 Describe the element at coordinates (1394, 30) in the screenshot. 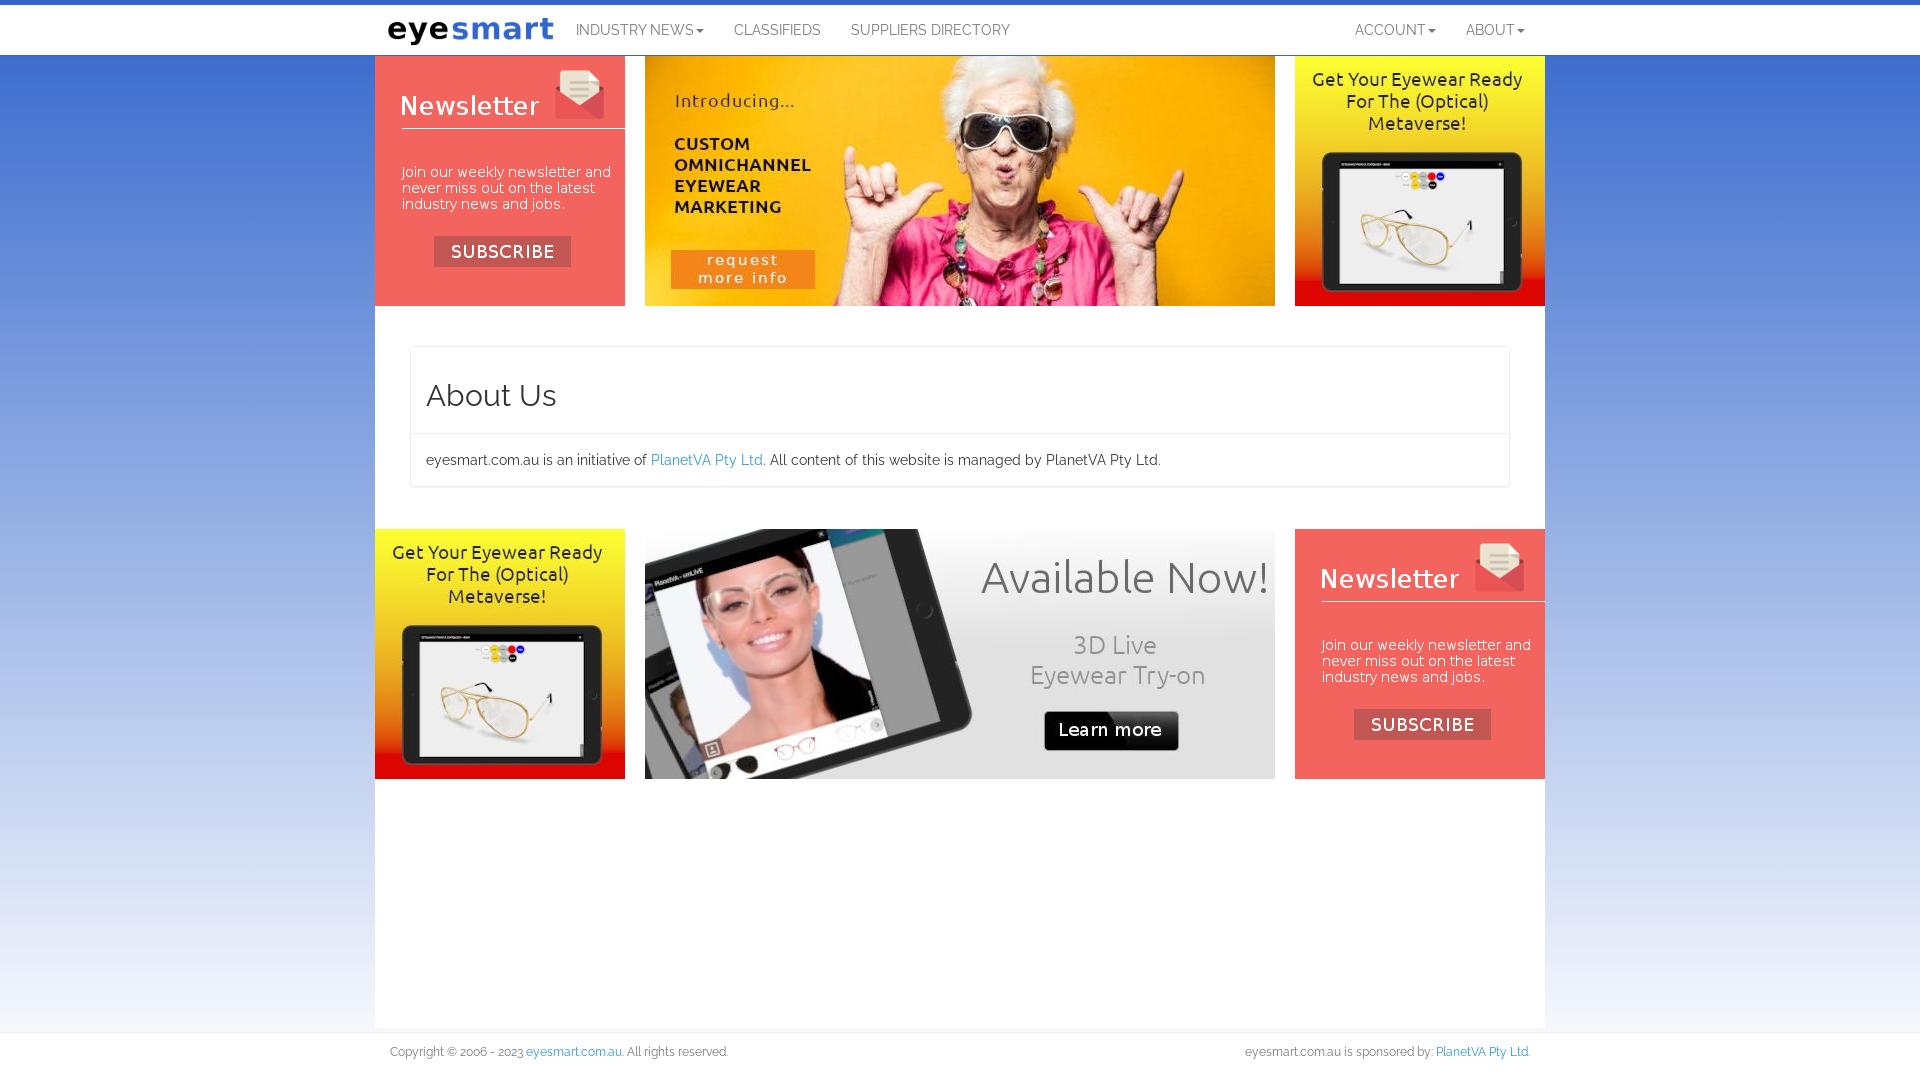

I see `'ACCOUNT'` at that location.